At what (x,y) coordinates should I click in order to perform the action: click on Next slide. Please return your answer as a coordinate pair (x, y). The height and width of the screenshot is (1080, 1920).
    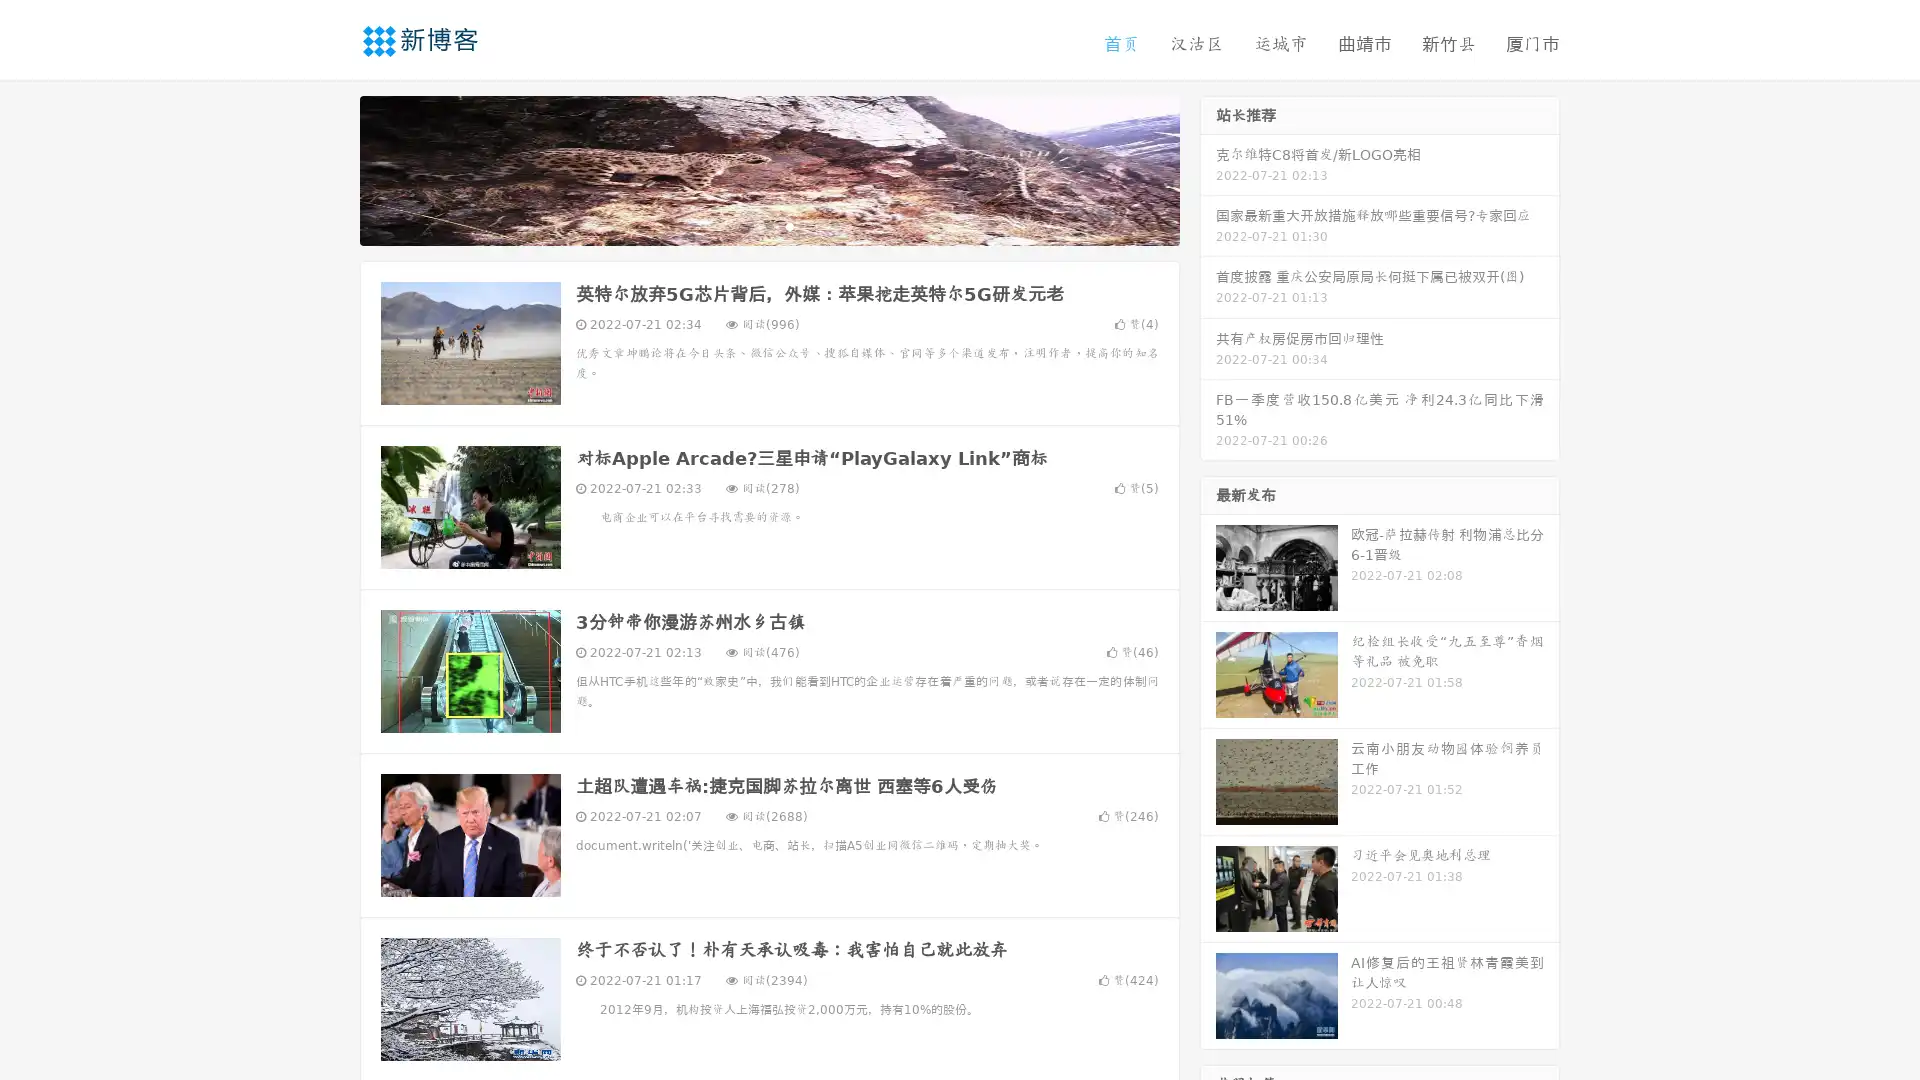
    Looking at the image, I should click on (1208, 168).